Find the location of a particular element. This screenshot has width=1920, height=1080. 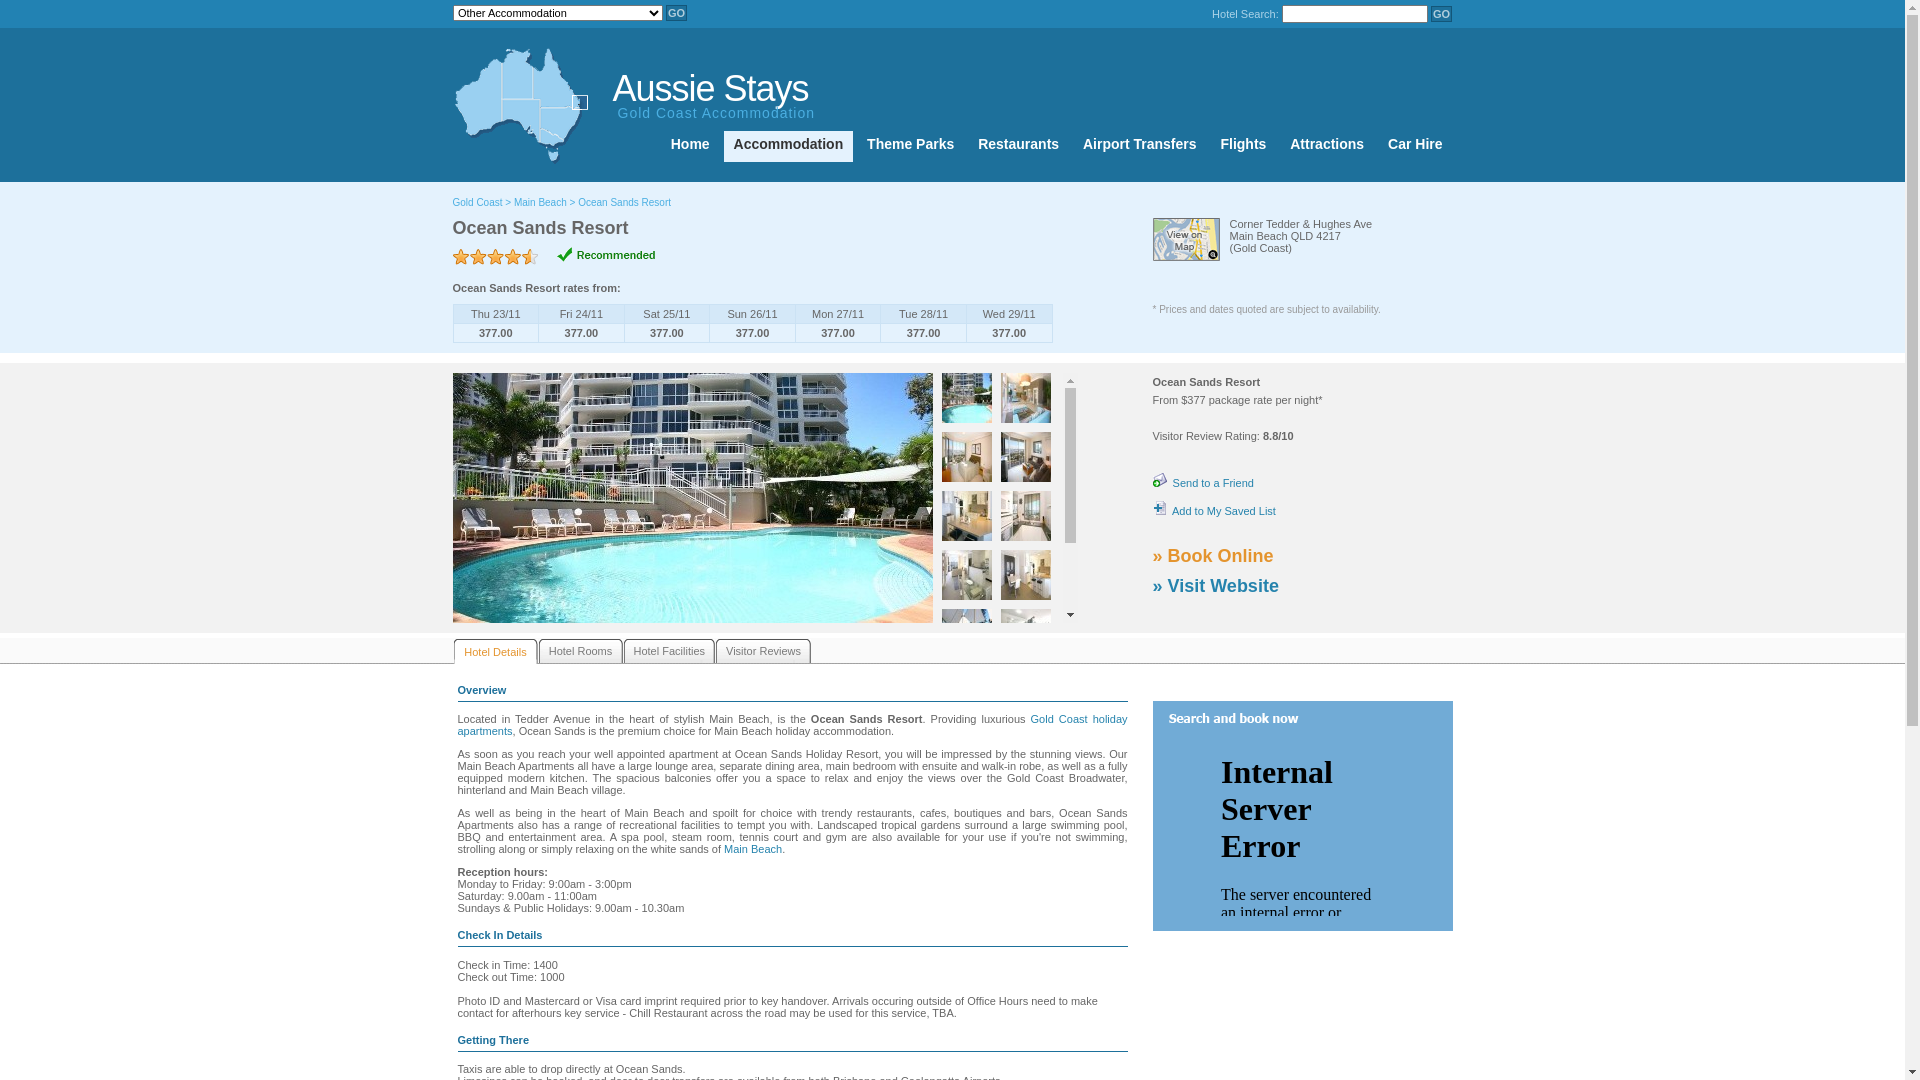

'Gold Coast' is located at coordinates (475, 202).